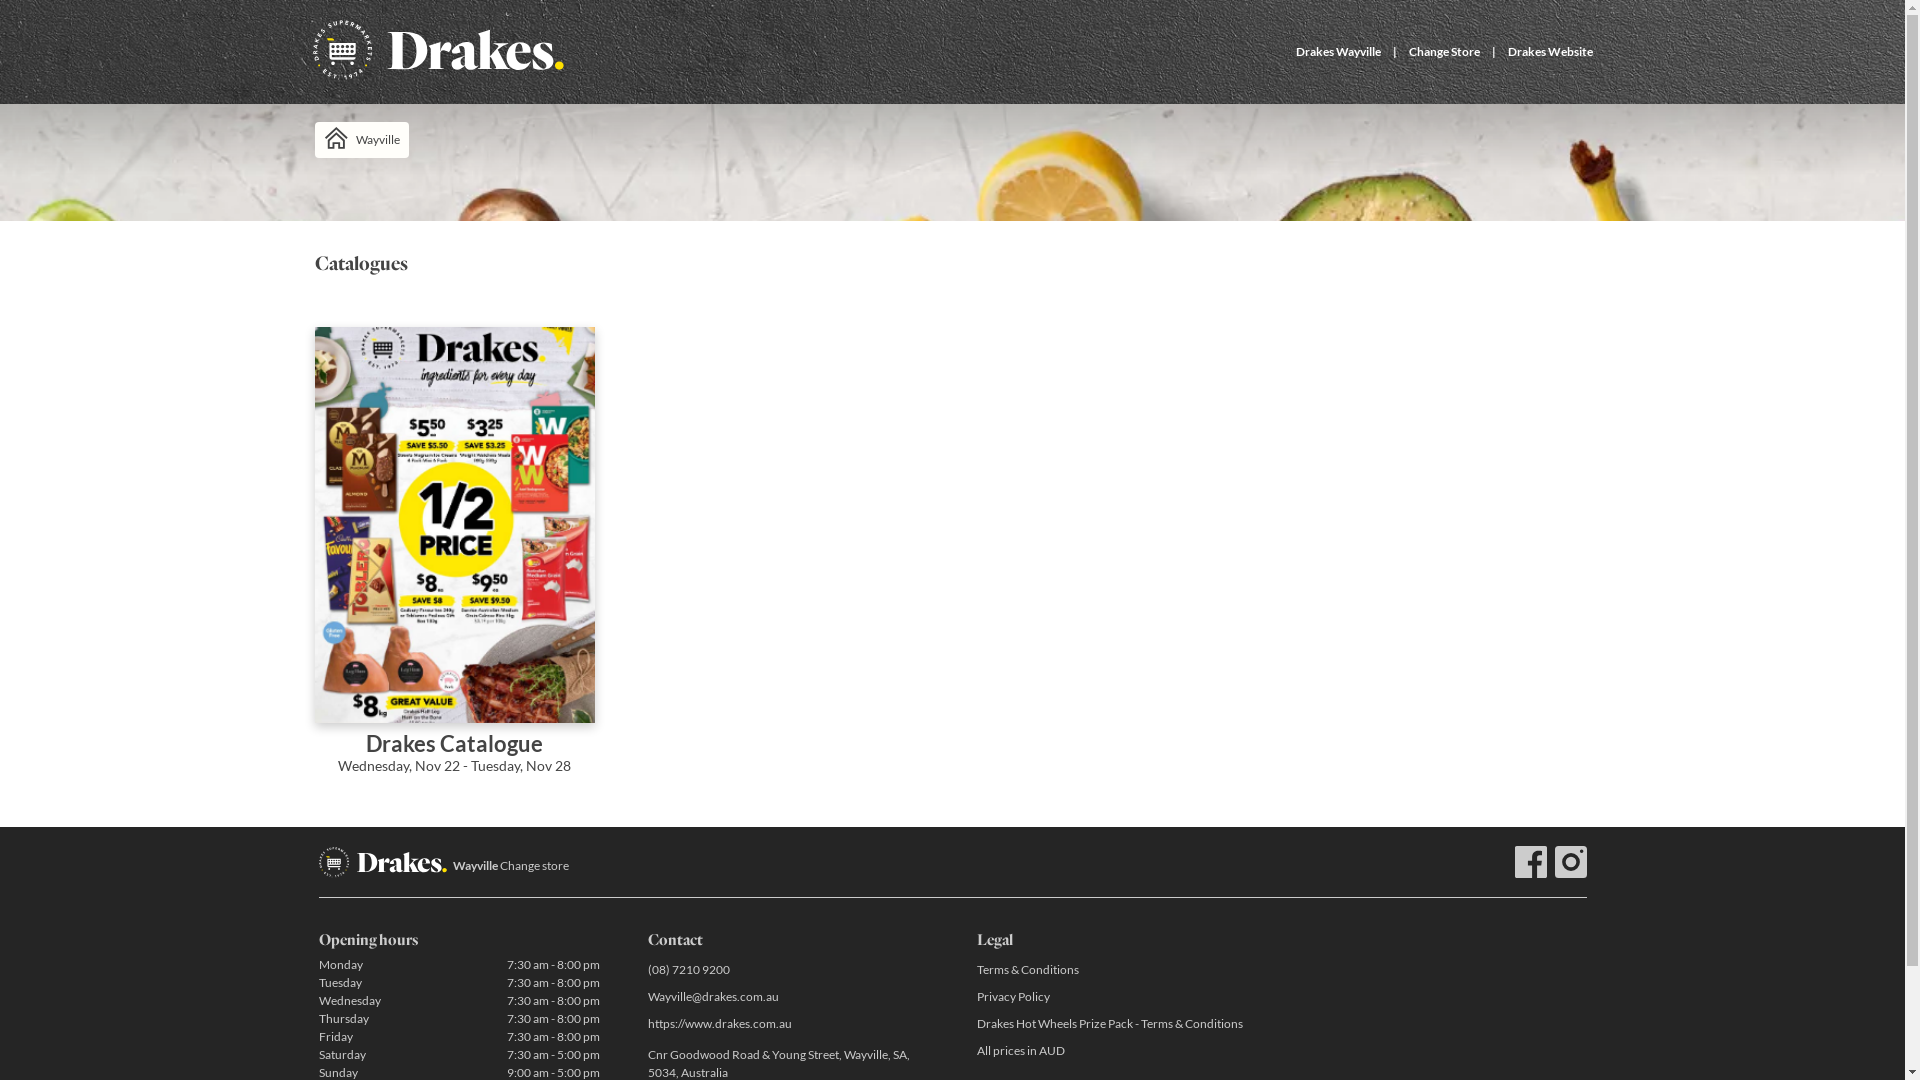  What do you see at coordinates (453, 564) in the screenshot?
I see `'Drakes Catalogue` at bounding box center [453, 564].